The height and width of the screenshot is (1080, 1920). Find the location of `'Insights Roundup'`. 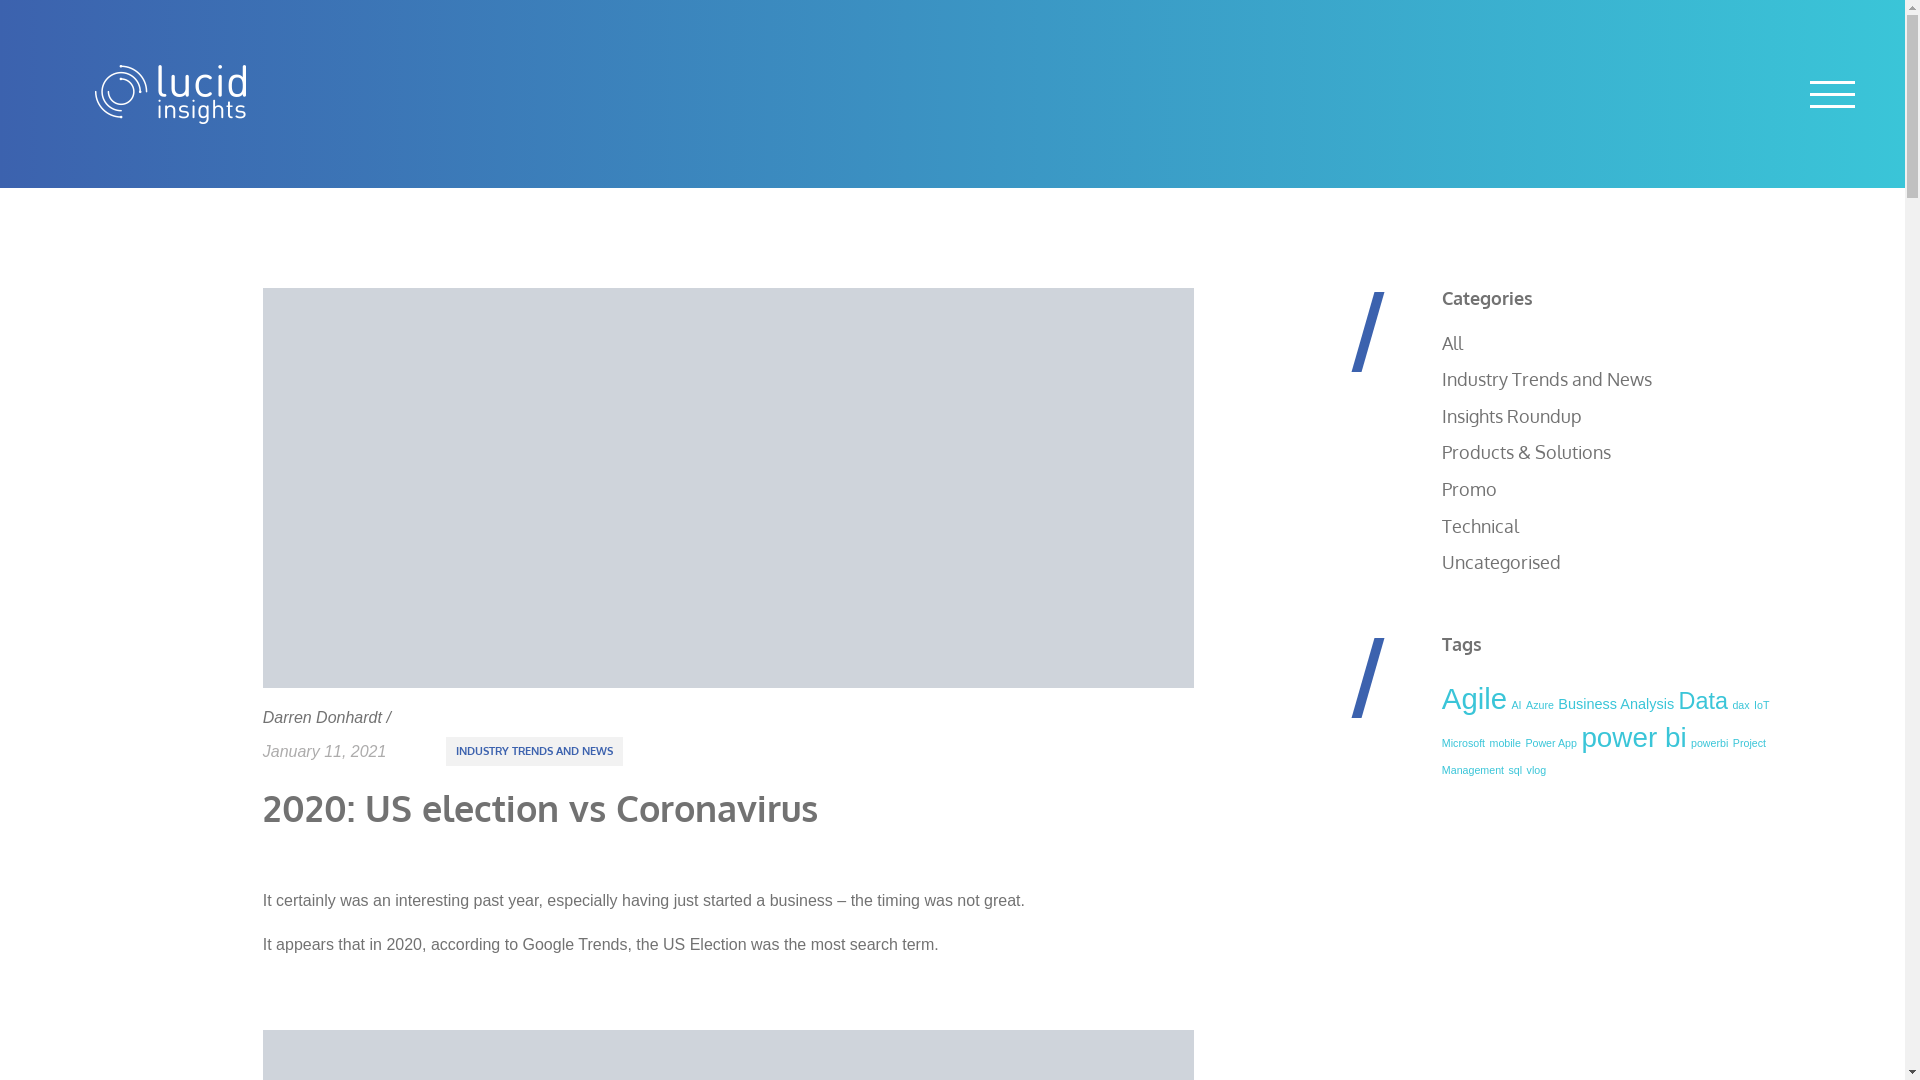

'Insights Roundup' is located at coordinates (1512, 415).